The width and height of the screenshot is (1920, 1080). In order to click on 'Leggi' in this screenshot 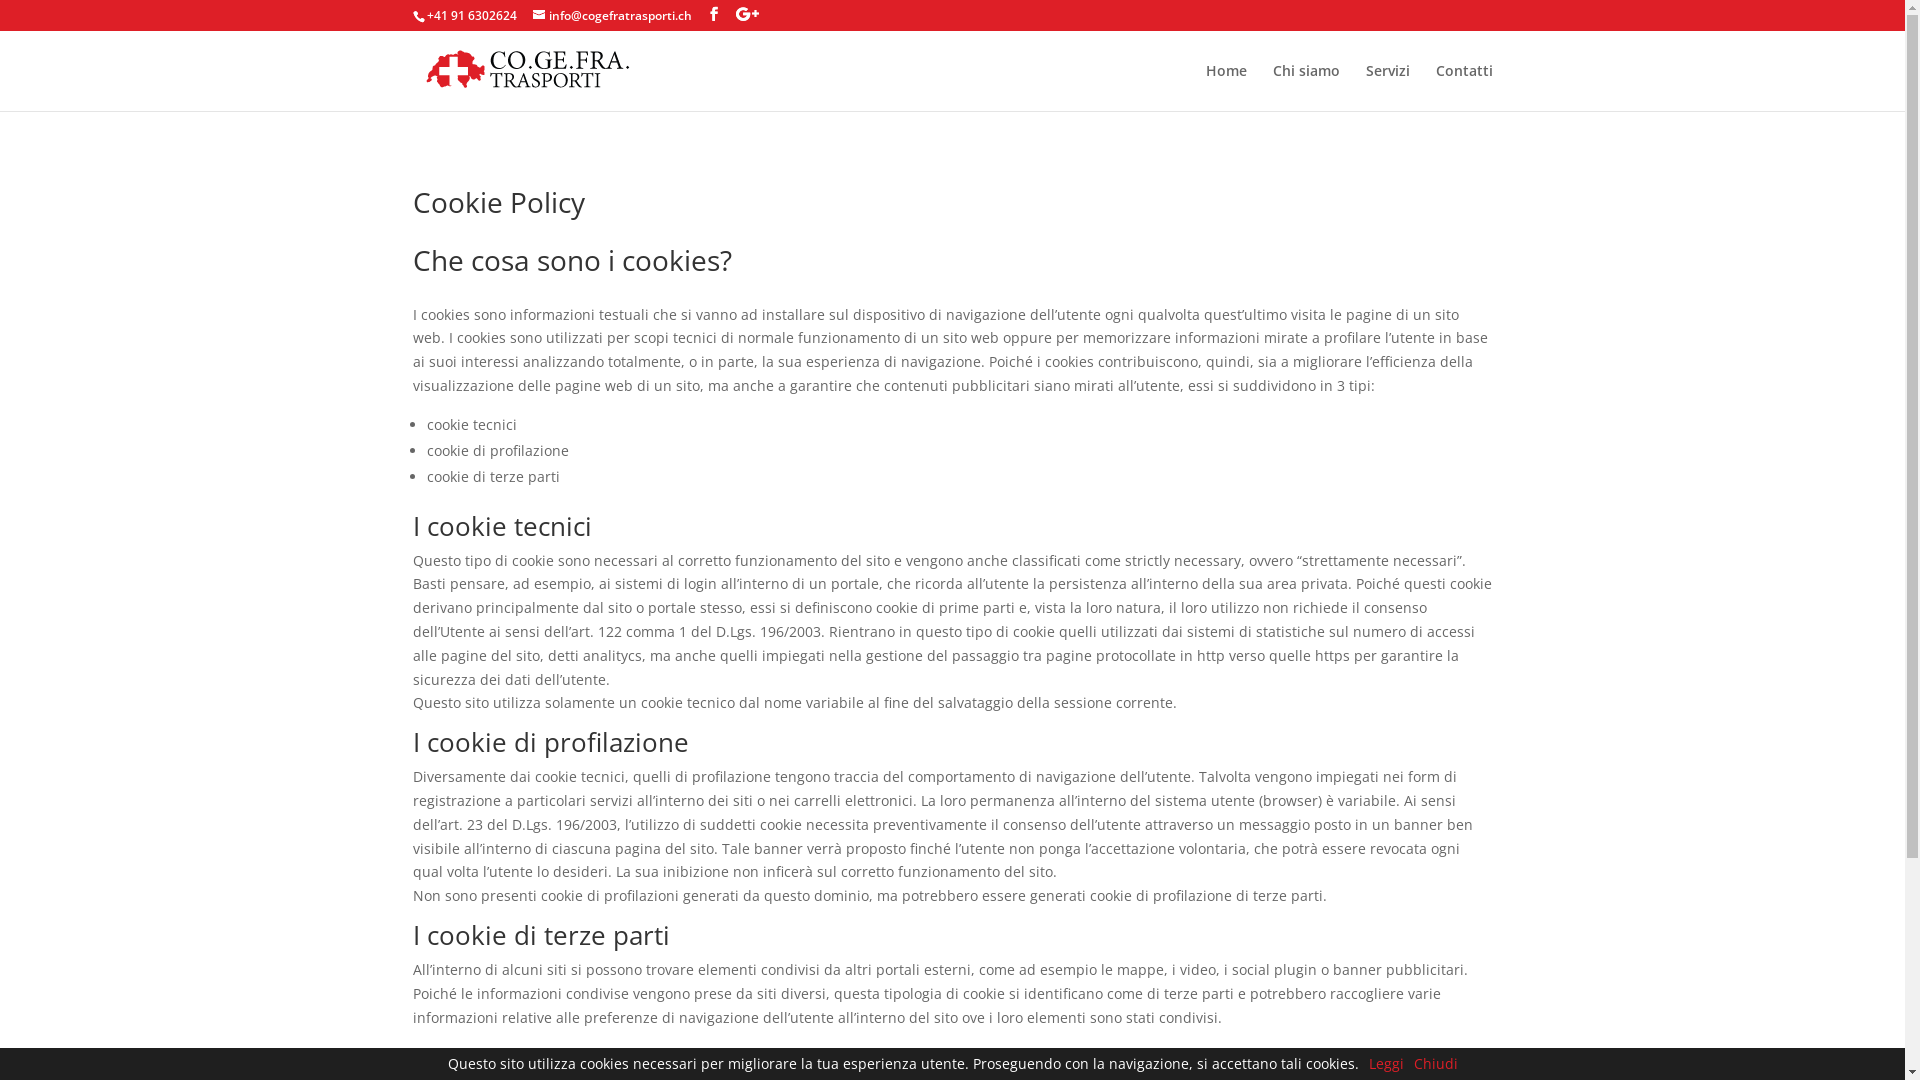, I will do `click(1384, 1062)`.